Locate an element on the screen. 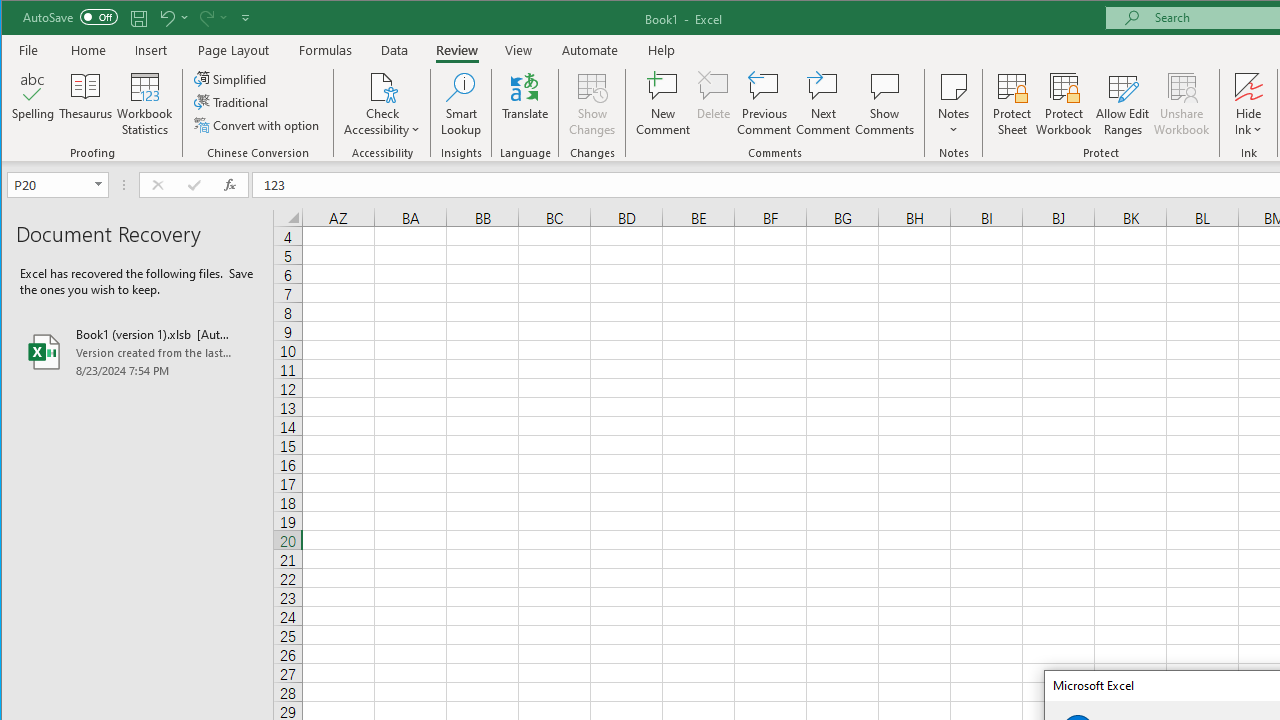 The height and width of the screenshot is (720, 1280). 'Book1 (version 1).xlsb  [AutoRecovered]' is located at coordinates (136, 351).